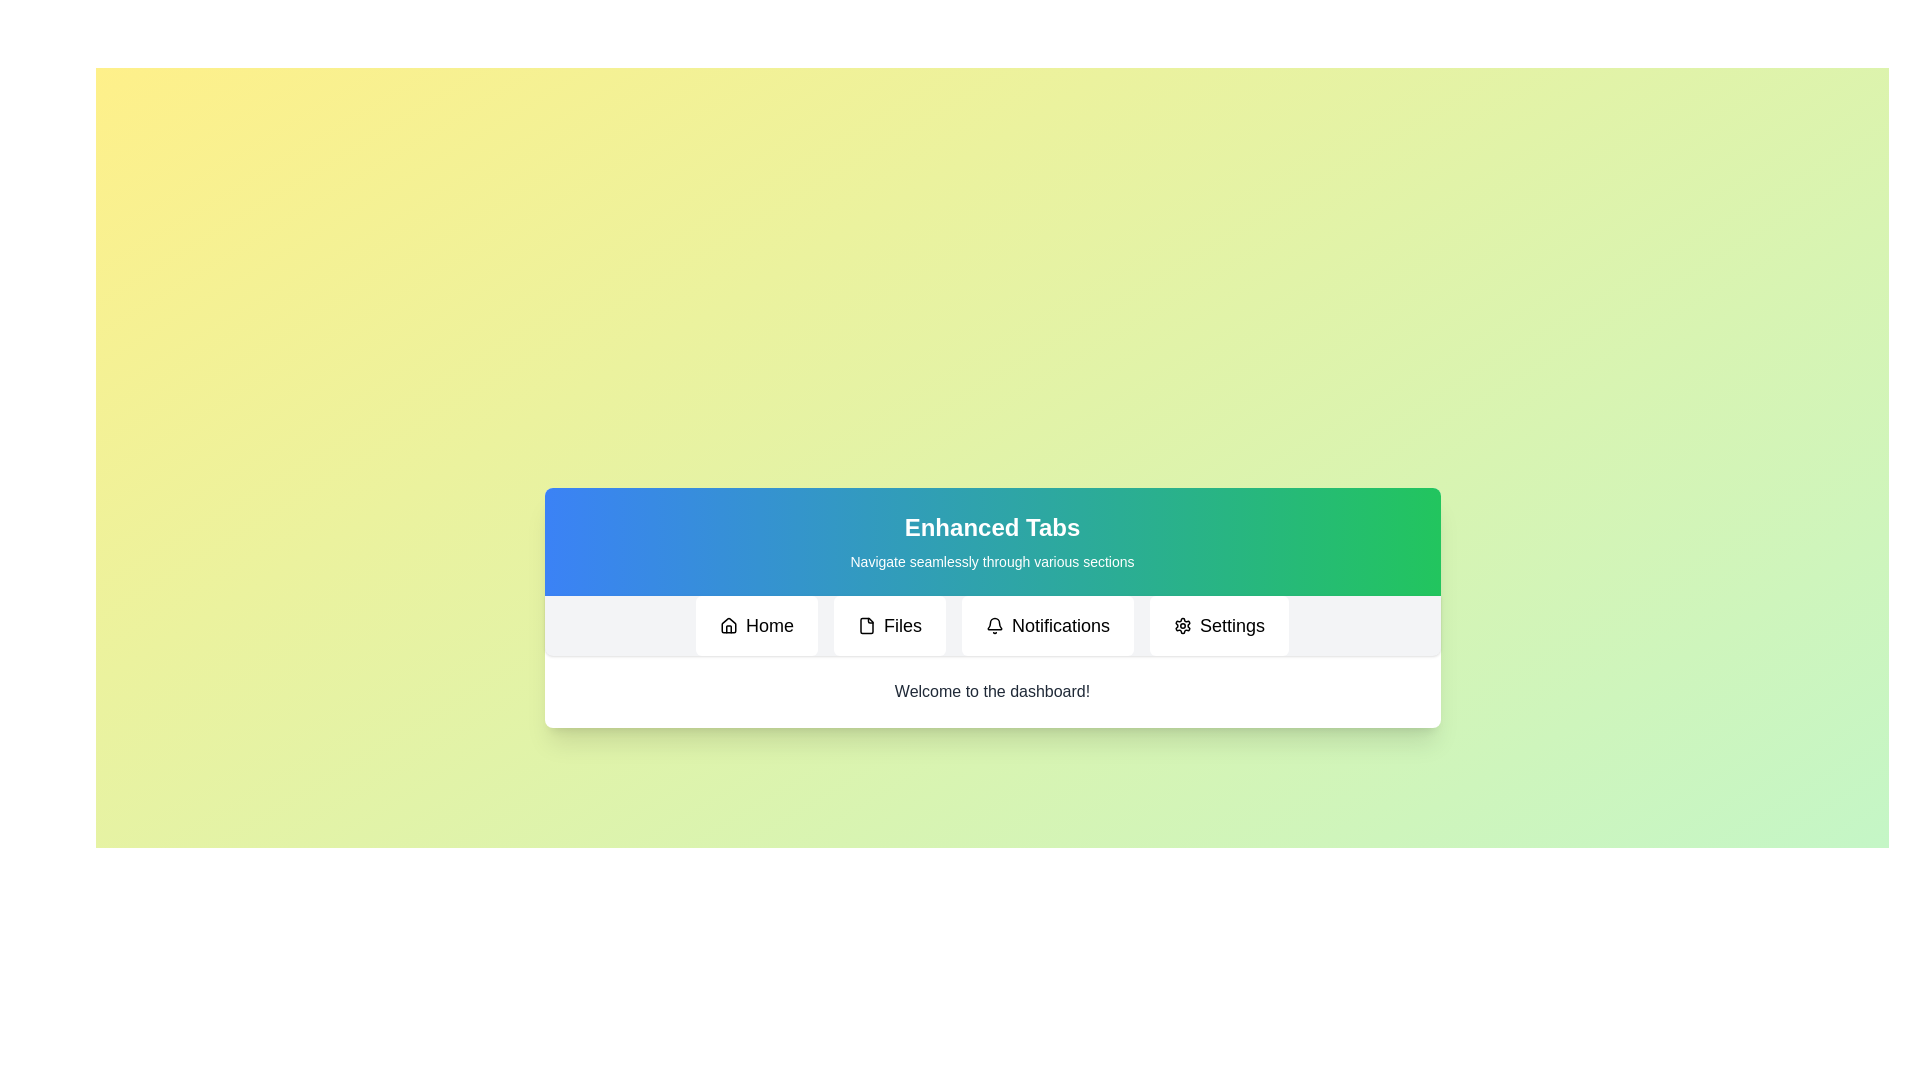  What do you see at coordinates (728, 624) in the screenshot?
I see `the 'Home' icon in the navigation bar` at bounding box center [728, 624].